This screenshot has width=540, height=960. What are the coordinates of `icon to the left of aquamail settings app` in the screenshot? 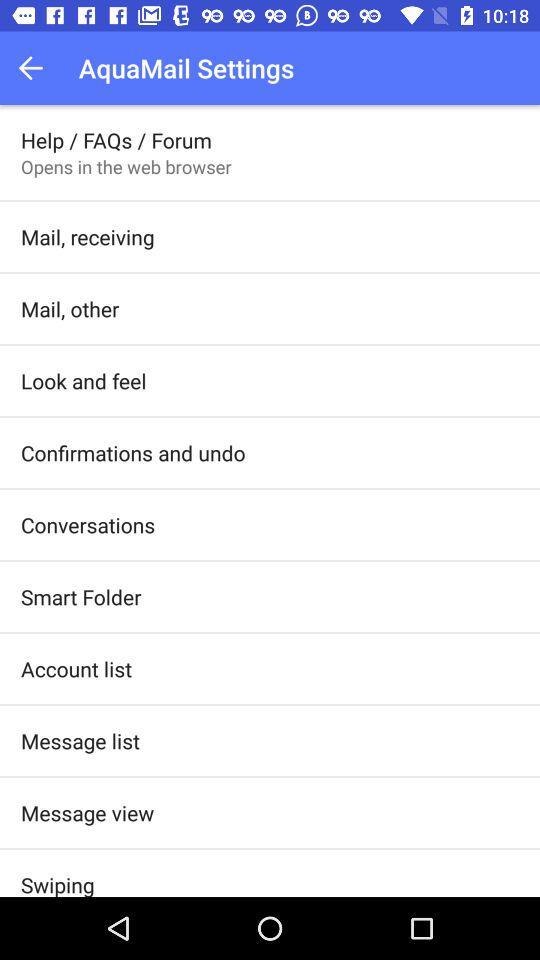 It's located at (36, 68).